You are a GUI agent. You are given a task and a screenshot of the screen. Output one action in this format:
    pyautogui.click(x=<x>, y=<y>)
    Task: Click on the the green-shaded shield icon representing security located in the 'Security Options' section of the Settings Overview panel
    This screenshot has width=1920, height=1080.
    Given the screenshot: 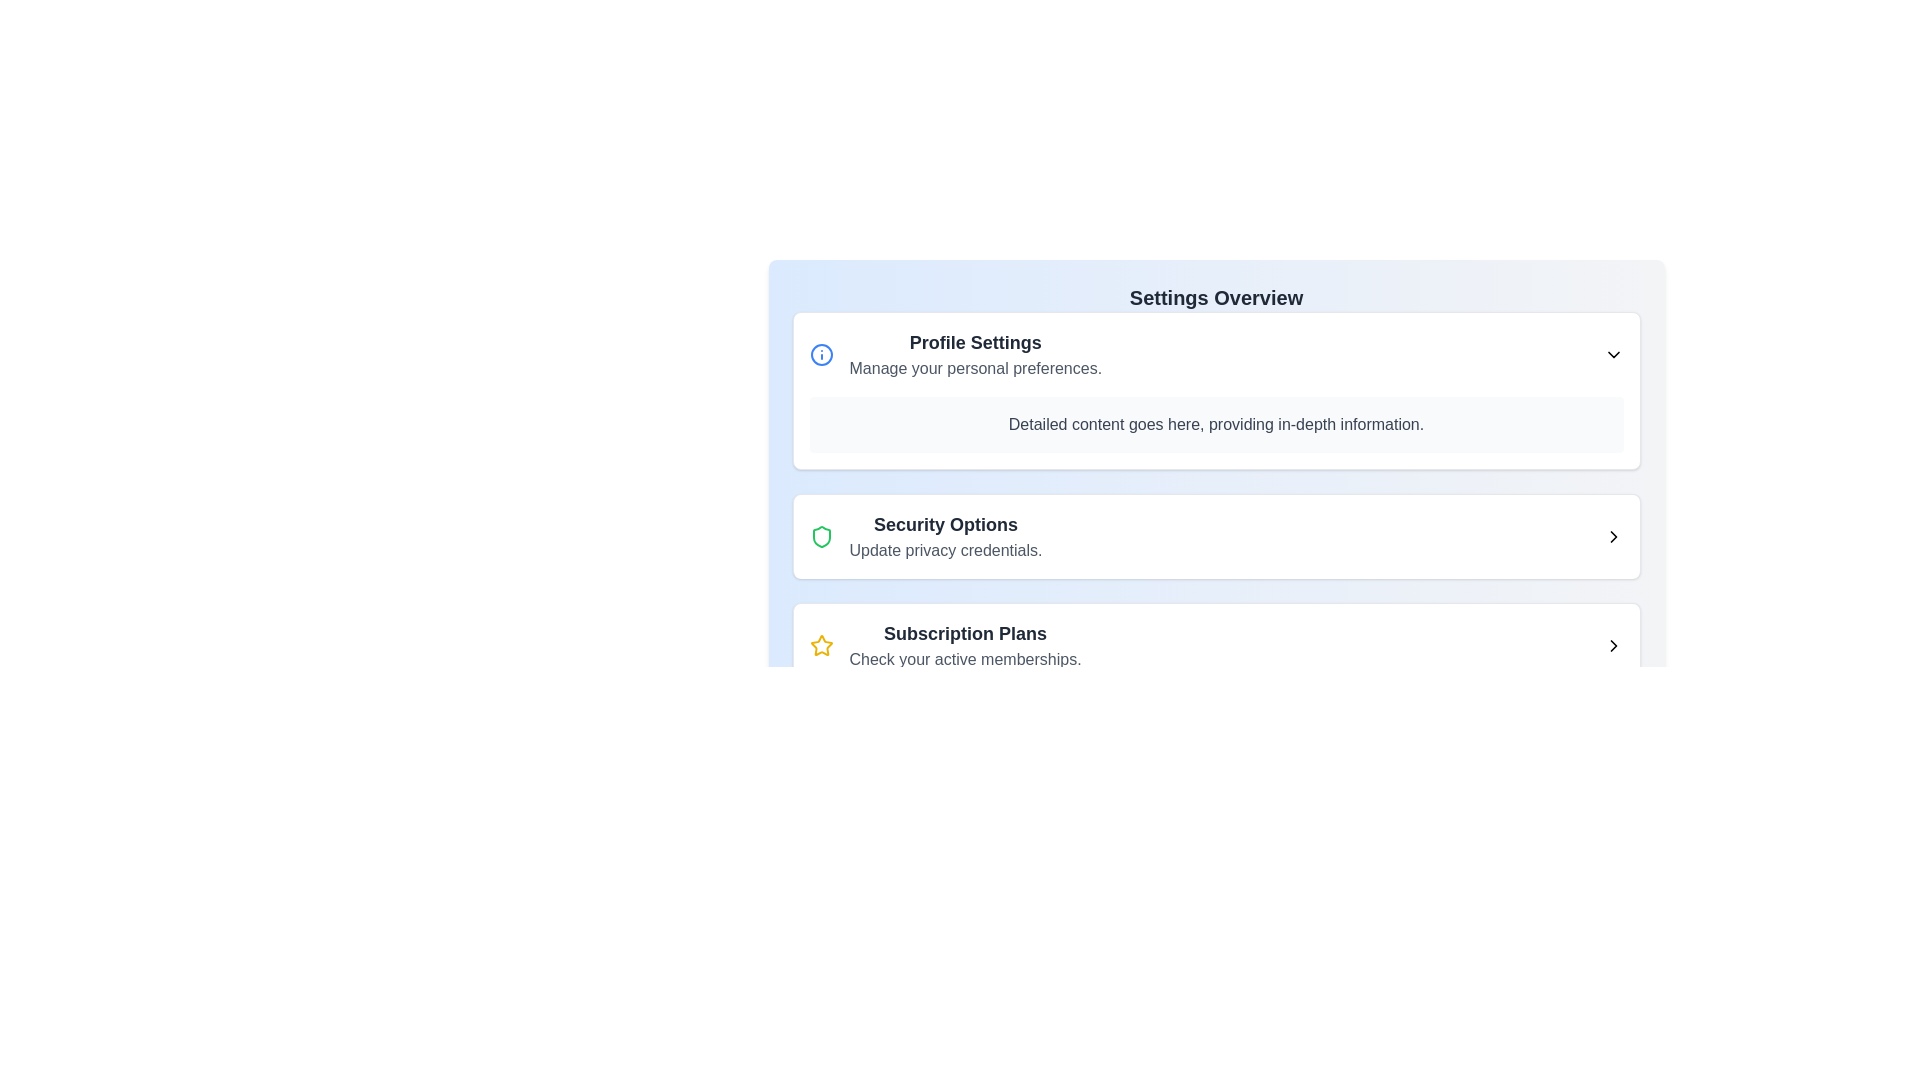 What is the action you would take?
    pyautogui.click(x=821, y=535)
    